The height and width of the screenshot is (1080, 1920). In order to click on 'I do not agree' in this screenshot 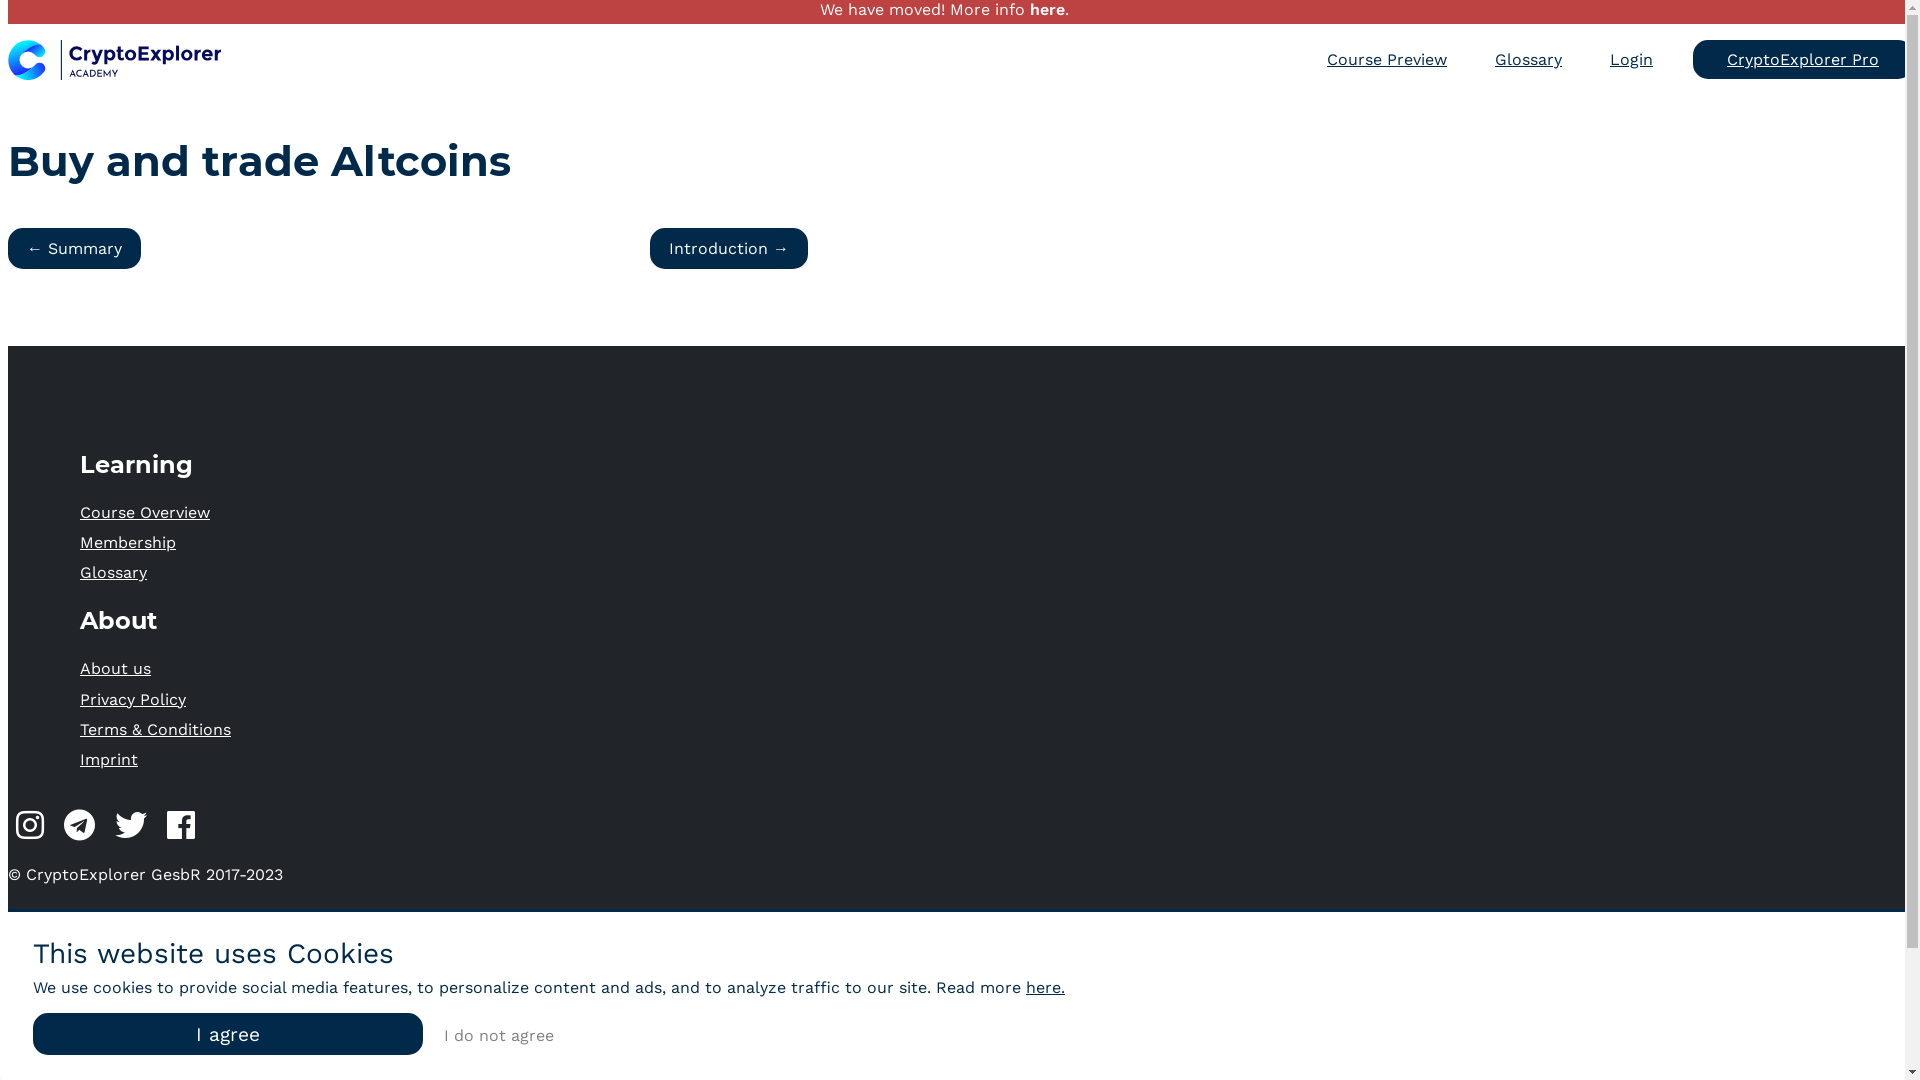, I will do `click(499, 1034)`.